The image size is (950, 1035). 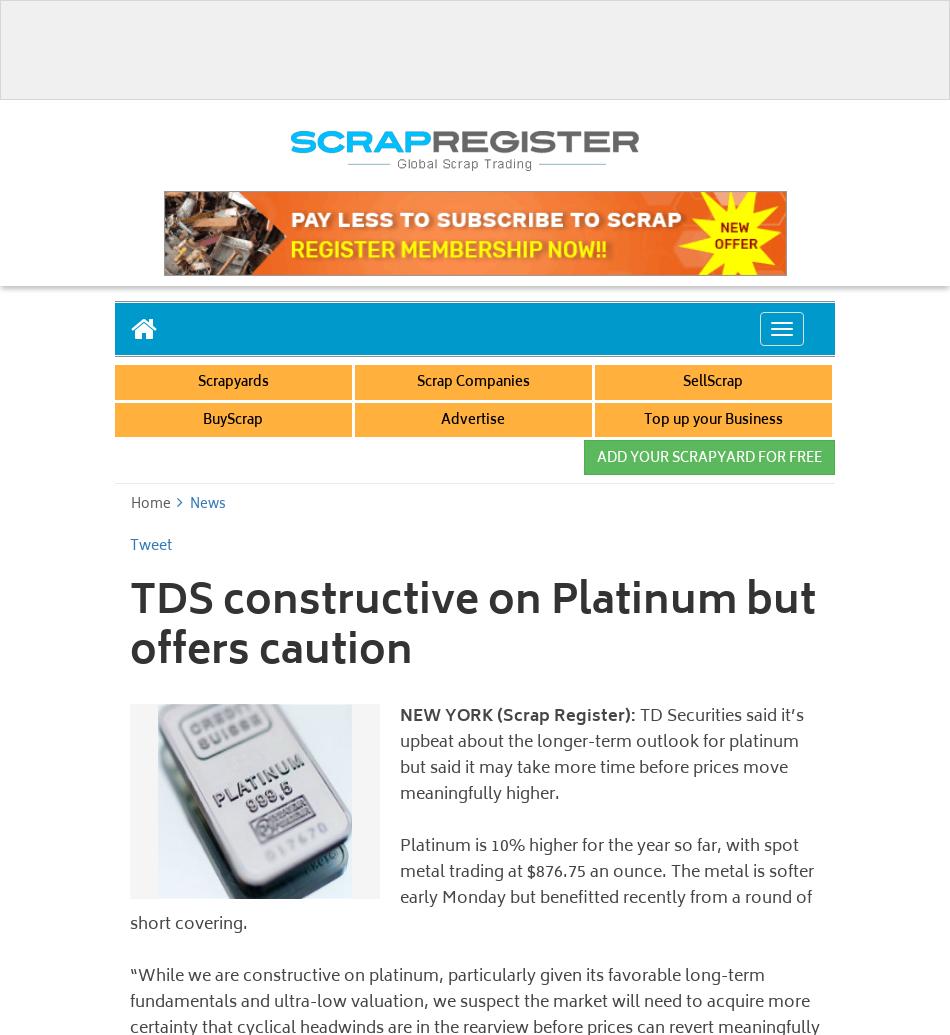 I want to click on 'Tweet', so click(x=150, y=544).